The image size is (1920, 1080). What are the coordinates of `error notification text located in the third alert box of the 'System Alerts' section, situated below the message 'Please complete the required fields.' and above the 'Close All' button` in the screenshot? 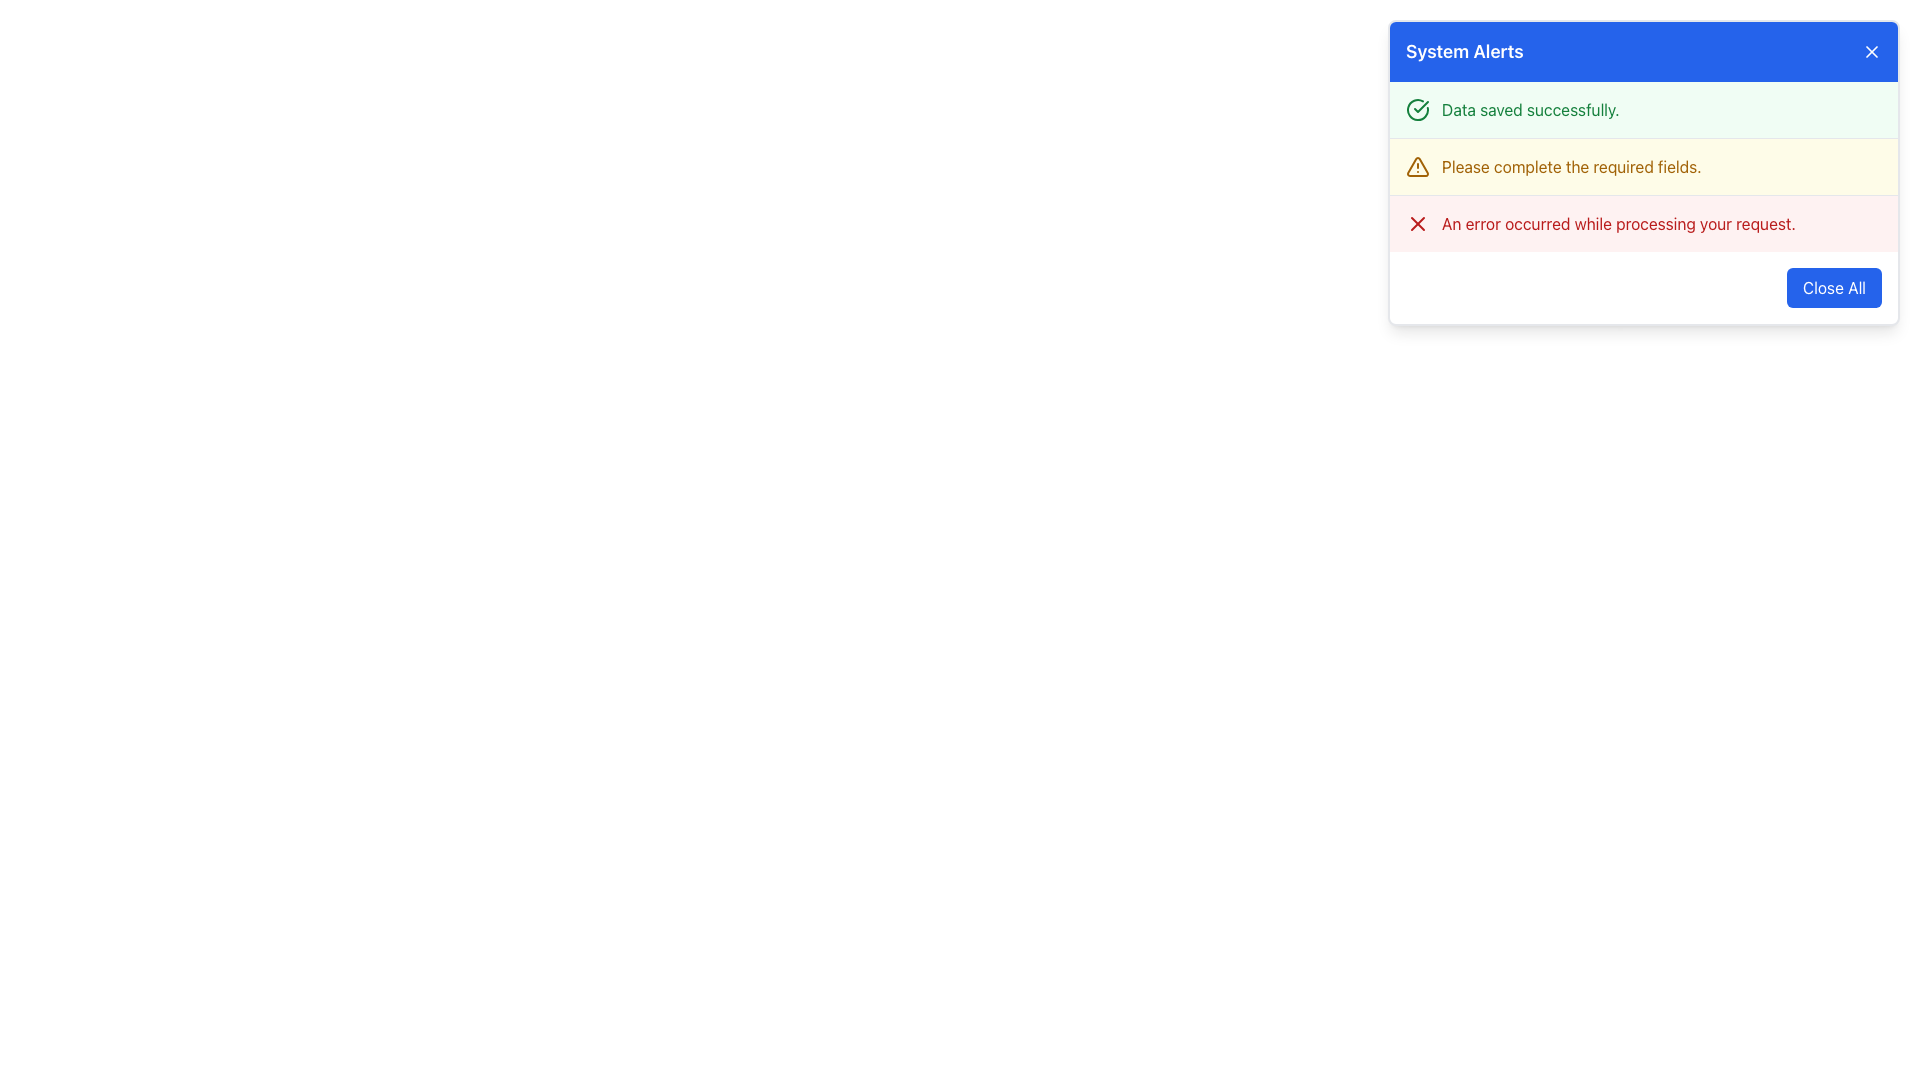 It's located at (1618, 223).